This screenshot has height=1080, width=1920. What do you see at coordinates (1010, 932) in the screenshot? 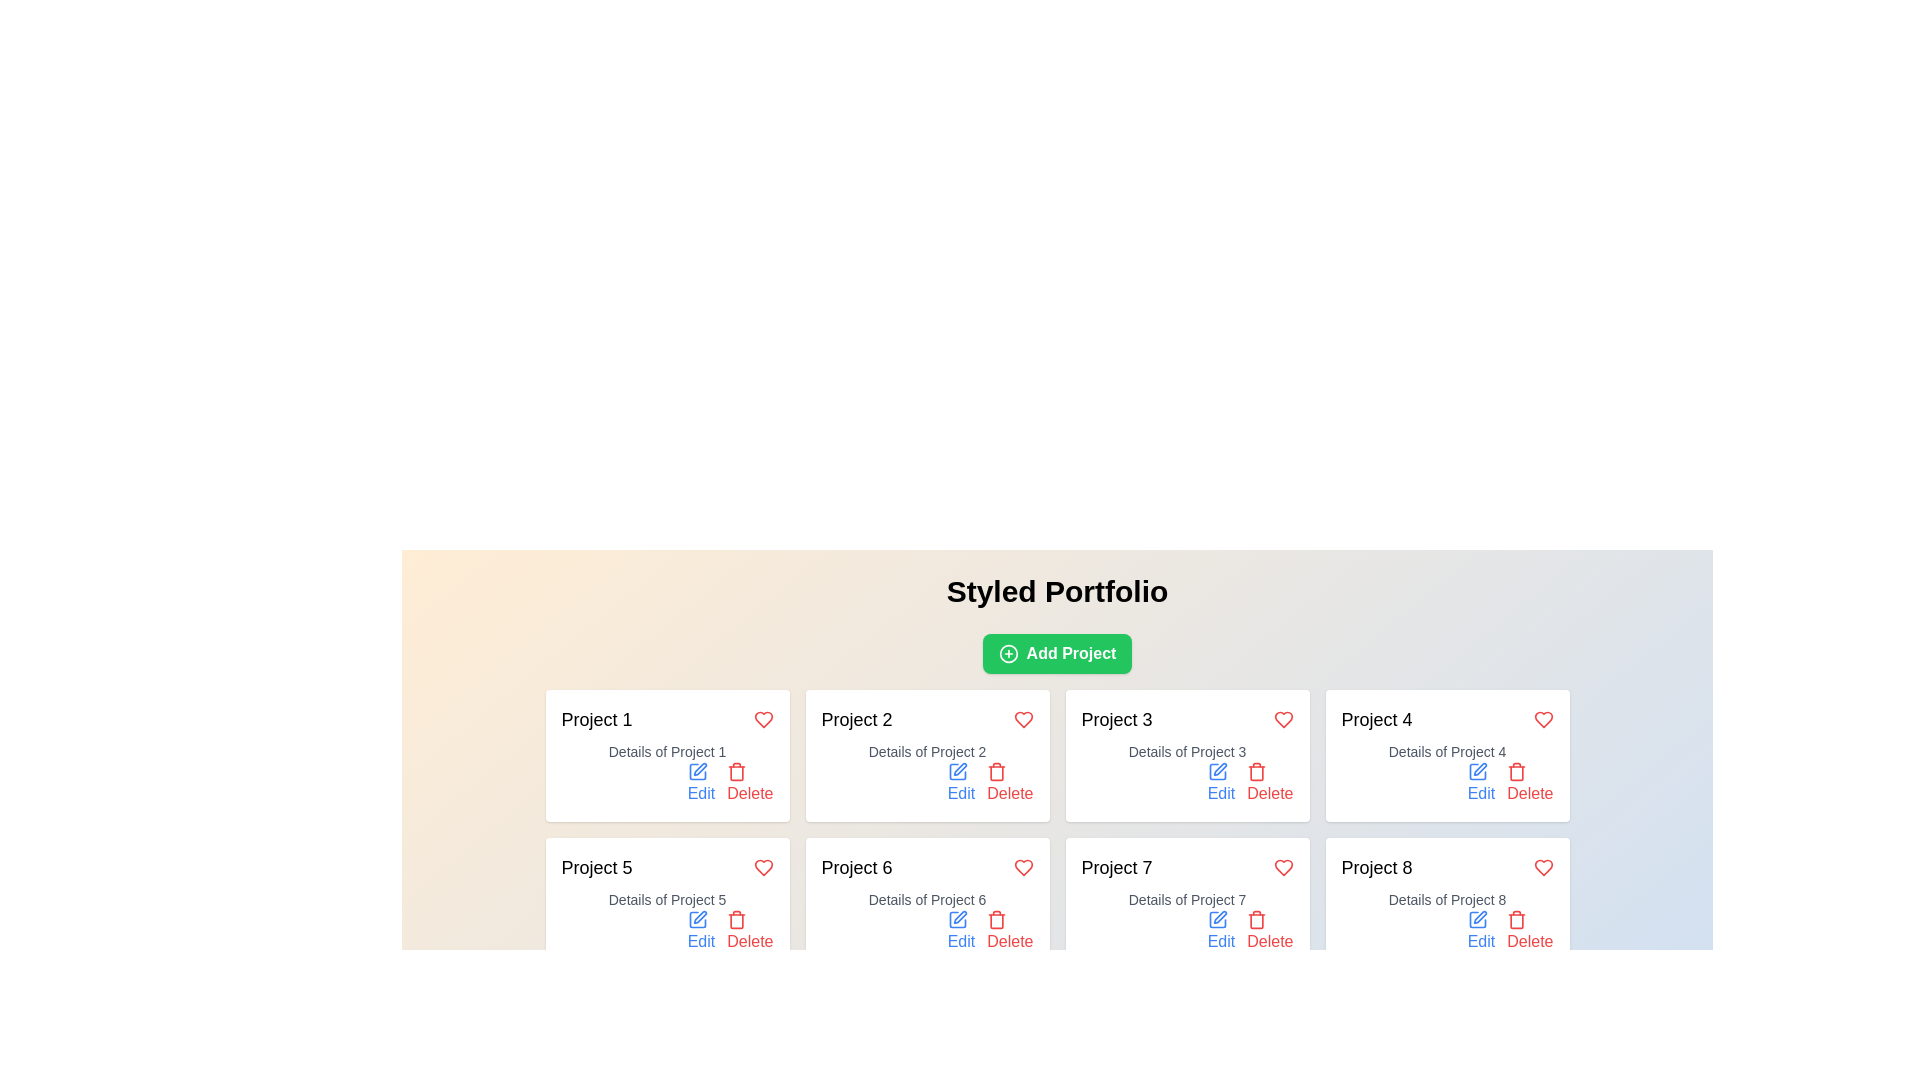
I see `the 'Delete' button with bold red text and a trash can icon located` at bounding box center [1010, 932].